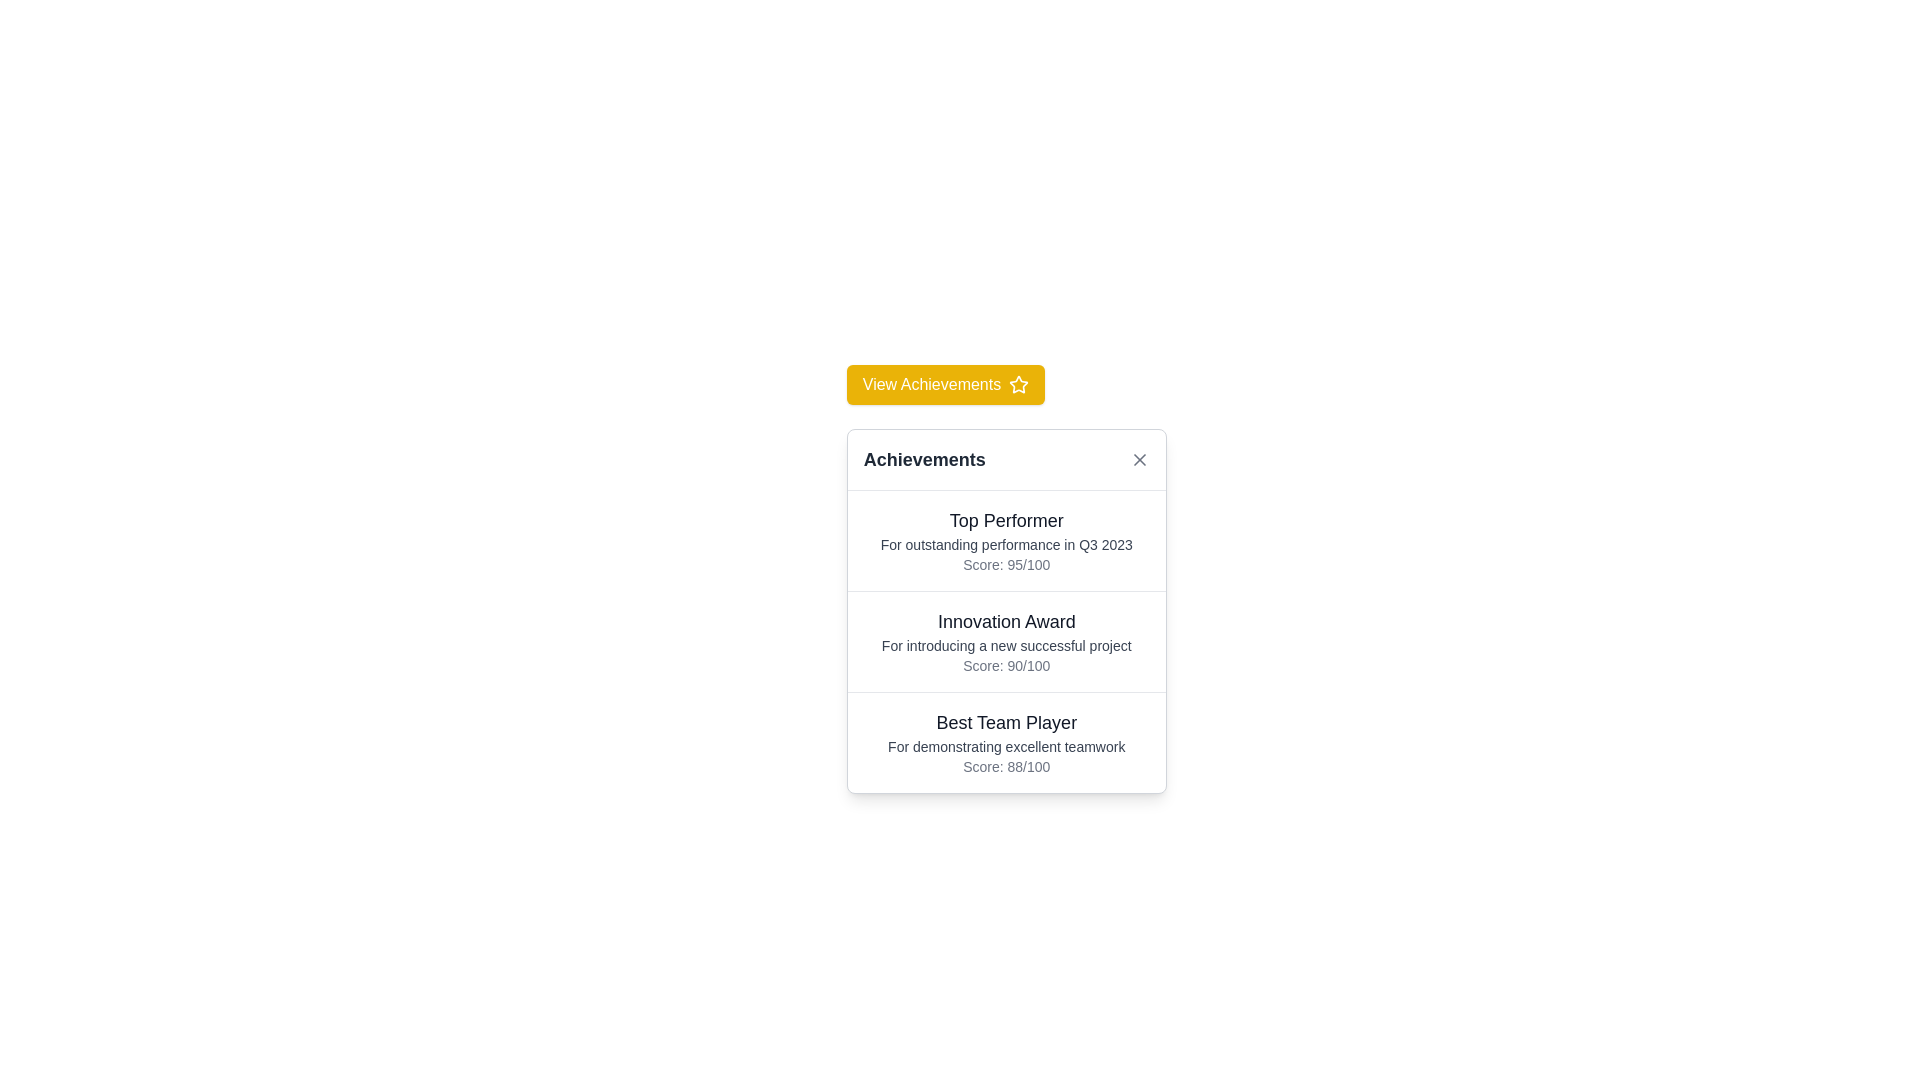 The image size is (1920, 1080). I want to click on the static text display showing 'Score: 95/100', which is centrally aligned beneath the text 'For outstanding performance in Q3 2023', so click(1006, 564).